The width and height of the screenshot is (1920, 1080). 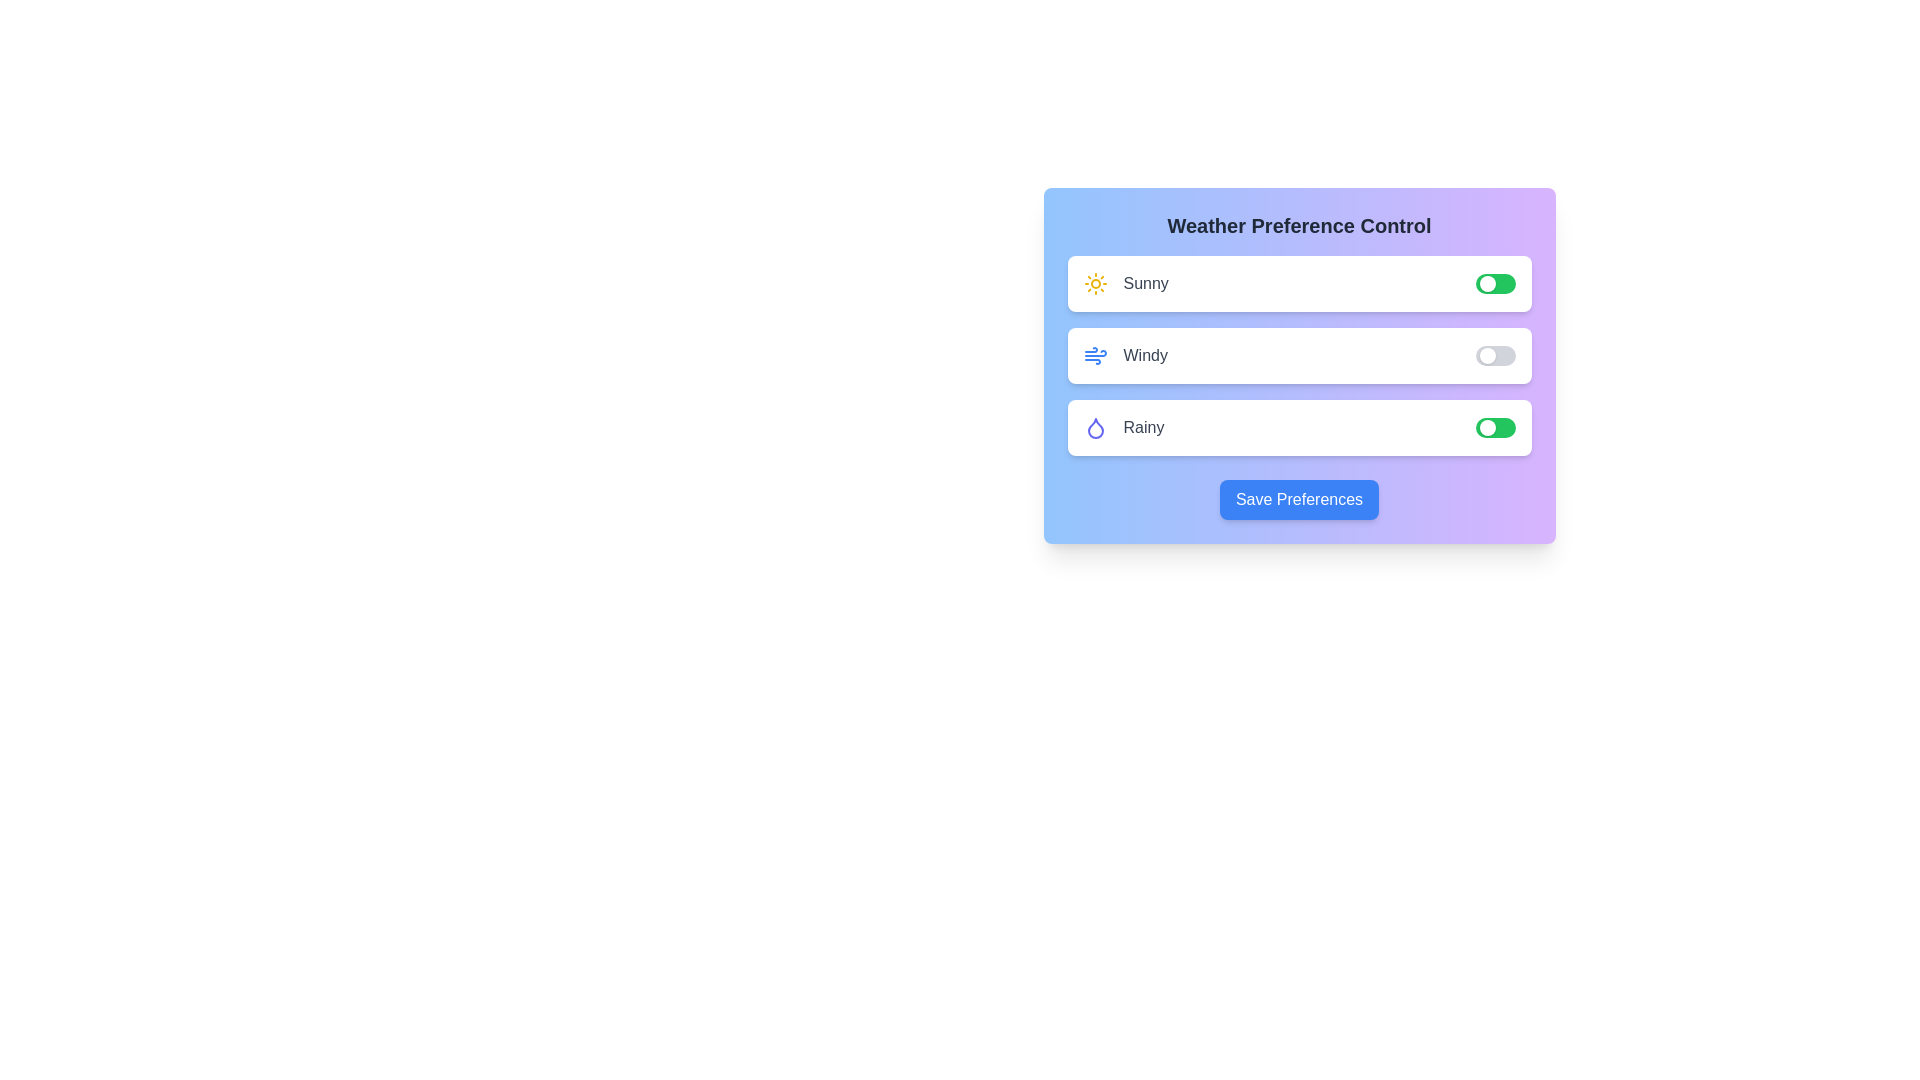 I want to click on 'Save Preferences' button, so click(x=1299, y=499).